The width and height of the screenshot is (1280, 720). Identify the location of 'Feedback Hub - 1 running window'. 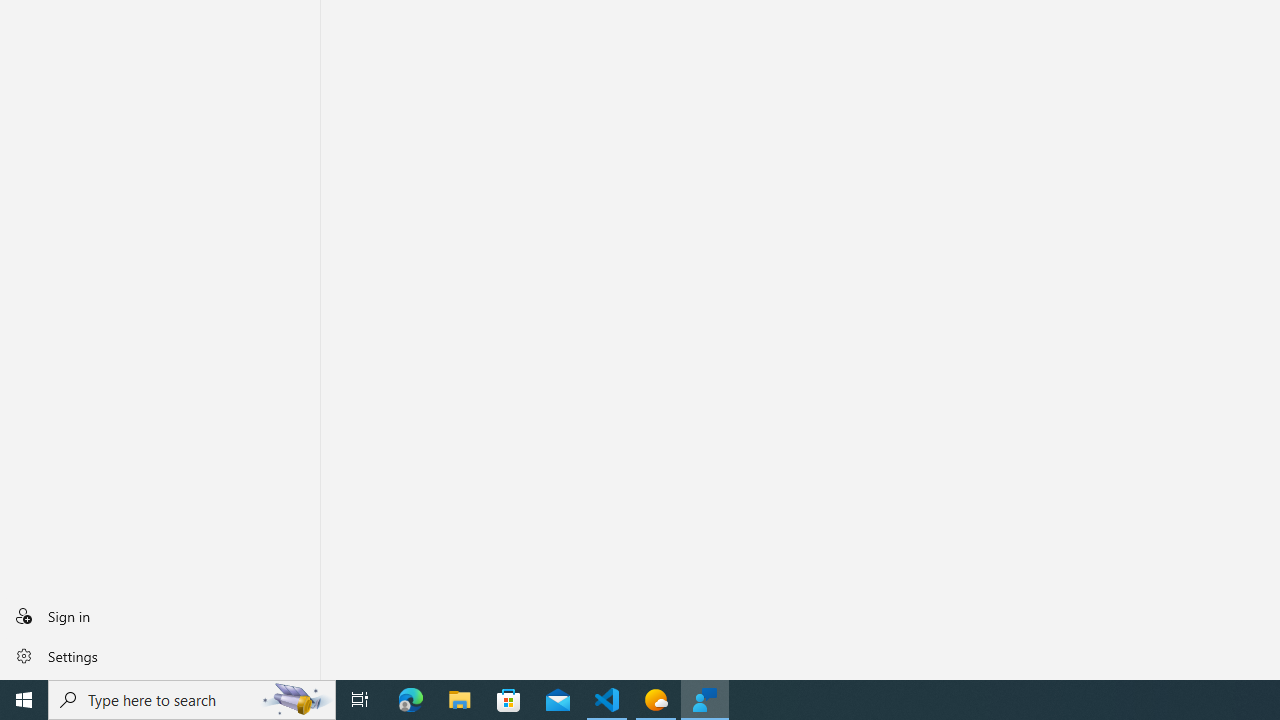
(705, 698).